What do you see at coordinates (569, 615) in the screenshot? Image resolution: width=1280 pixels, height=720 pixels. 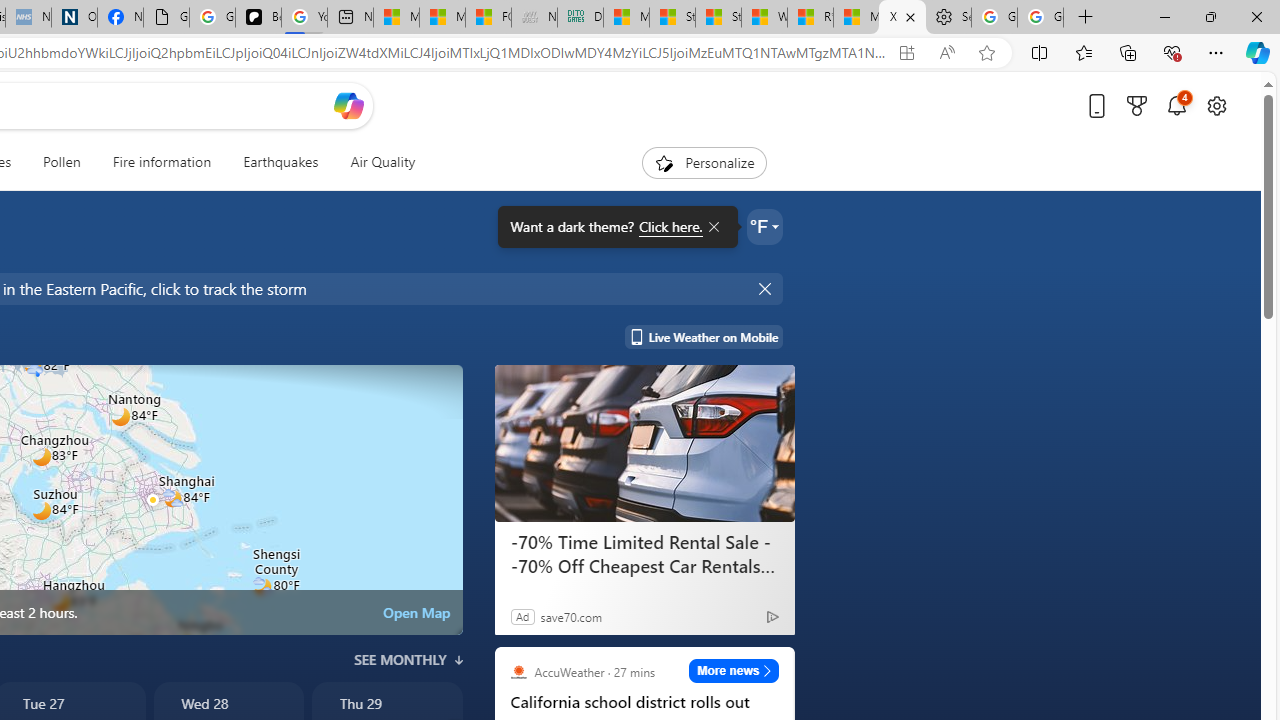 I see `'save70.com'` at bounding box center [569, 615].